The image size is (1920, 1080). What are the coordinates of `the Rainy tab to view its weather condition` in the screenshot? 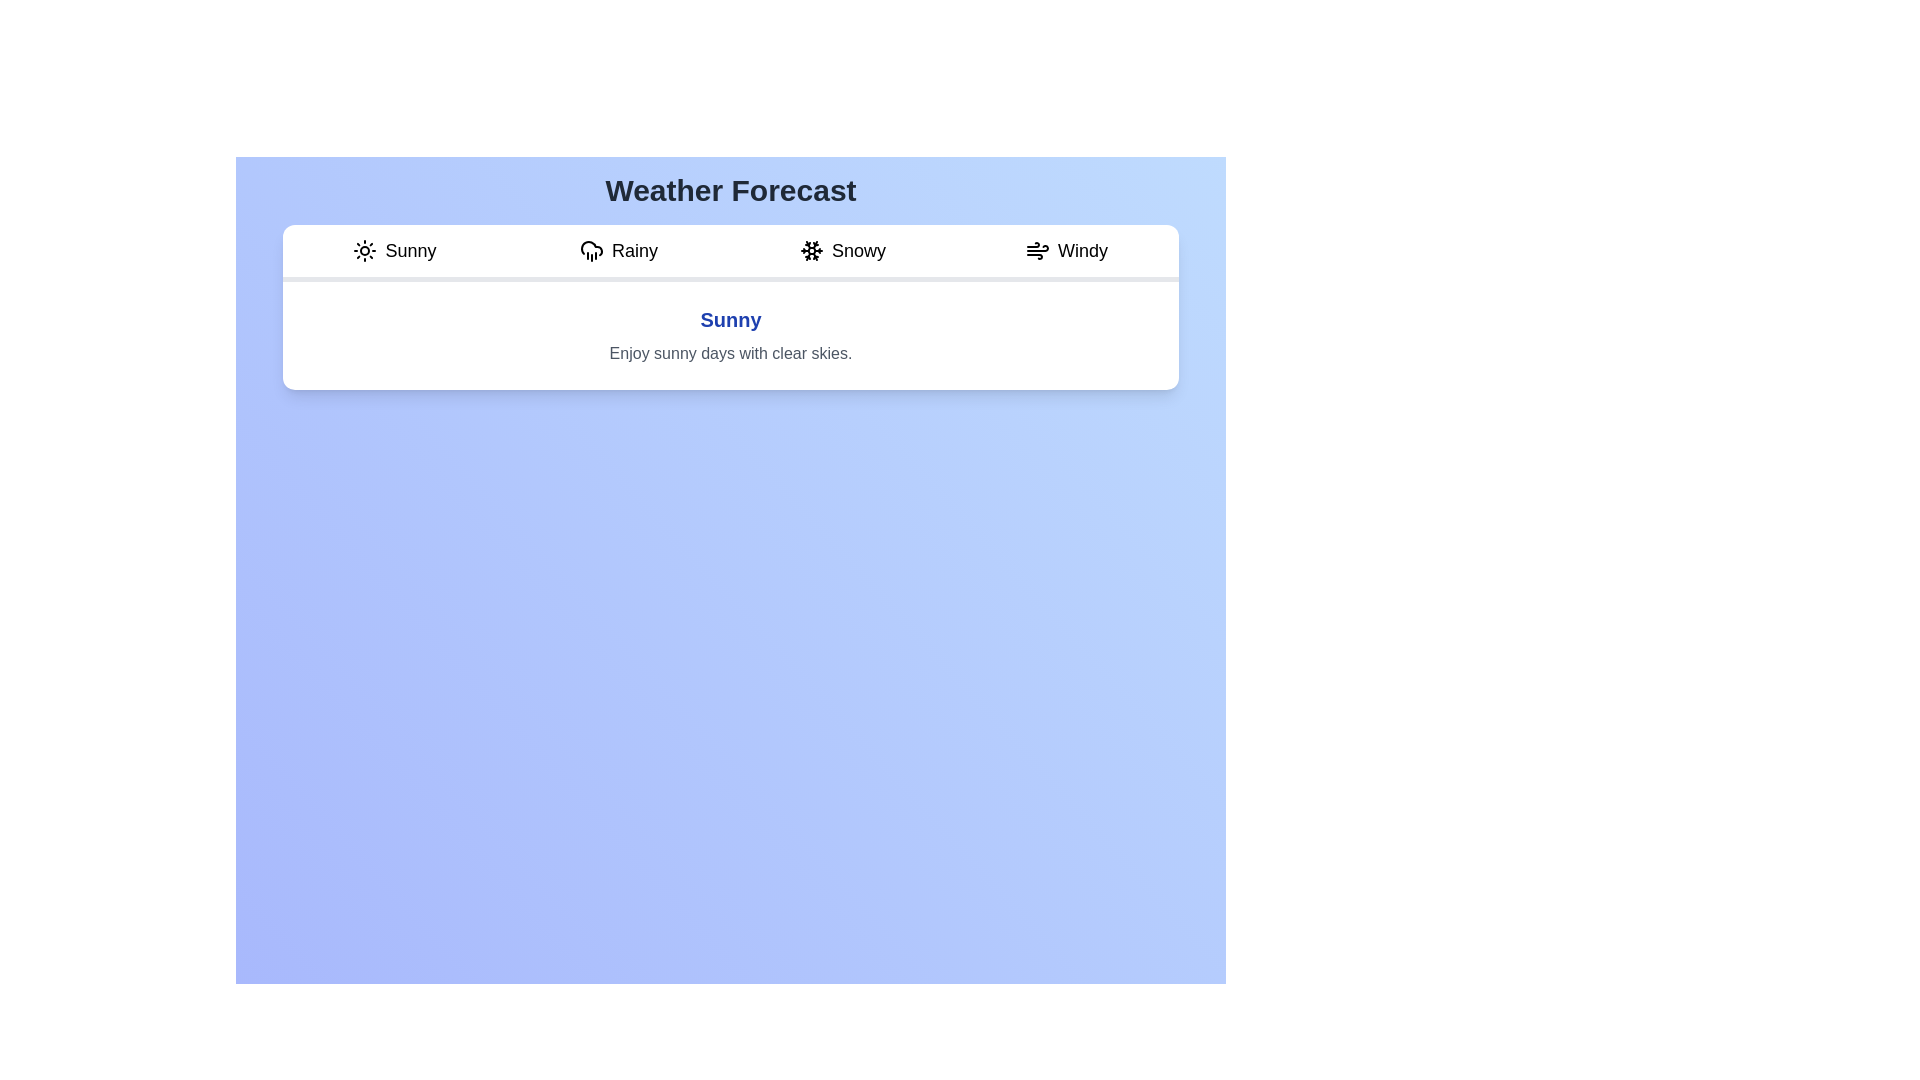 It's located at (618, 252).